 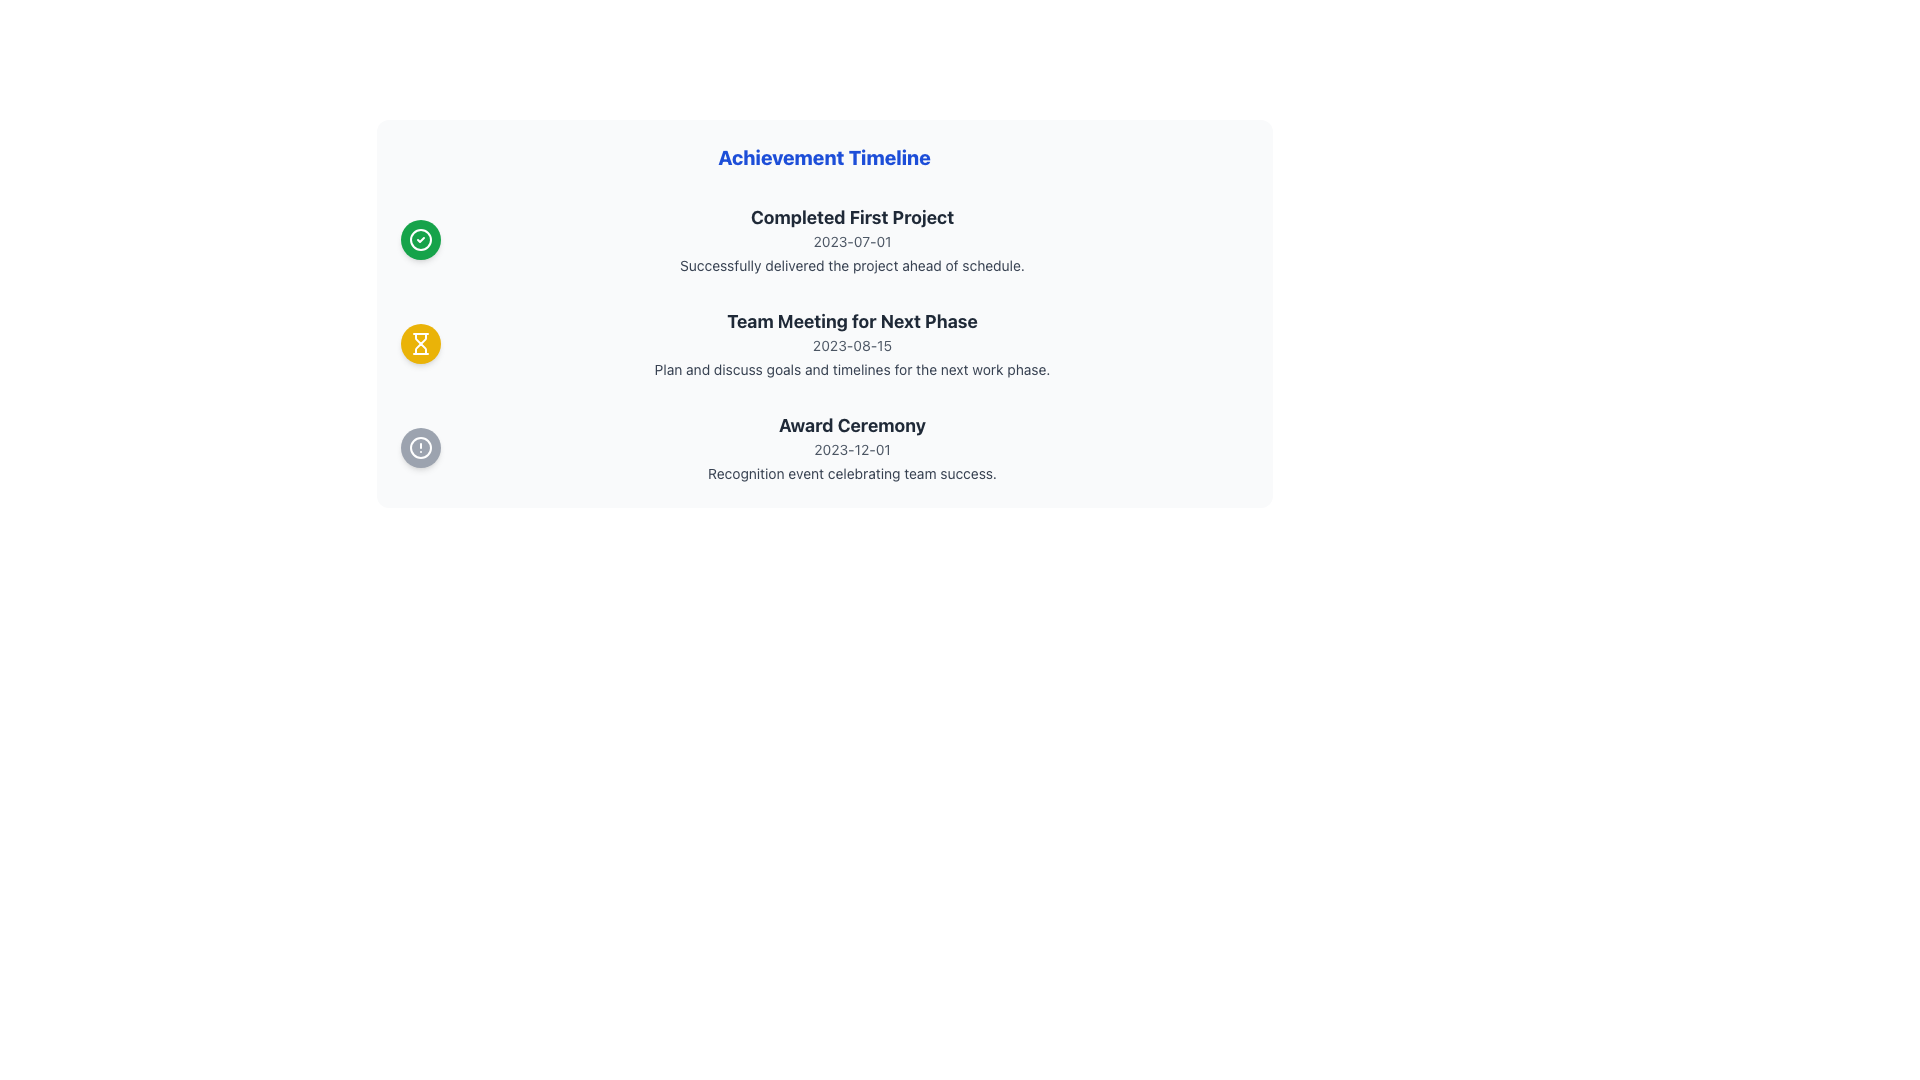 I want to click on the circular green icon with a white check mark that indicates the completion of the 'Completed First Project' milestone in the Achievement Timeline interface, so click(x=419, y=238).